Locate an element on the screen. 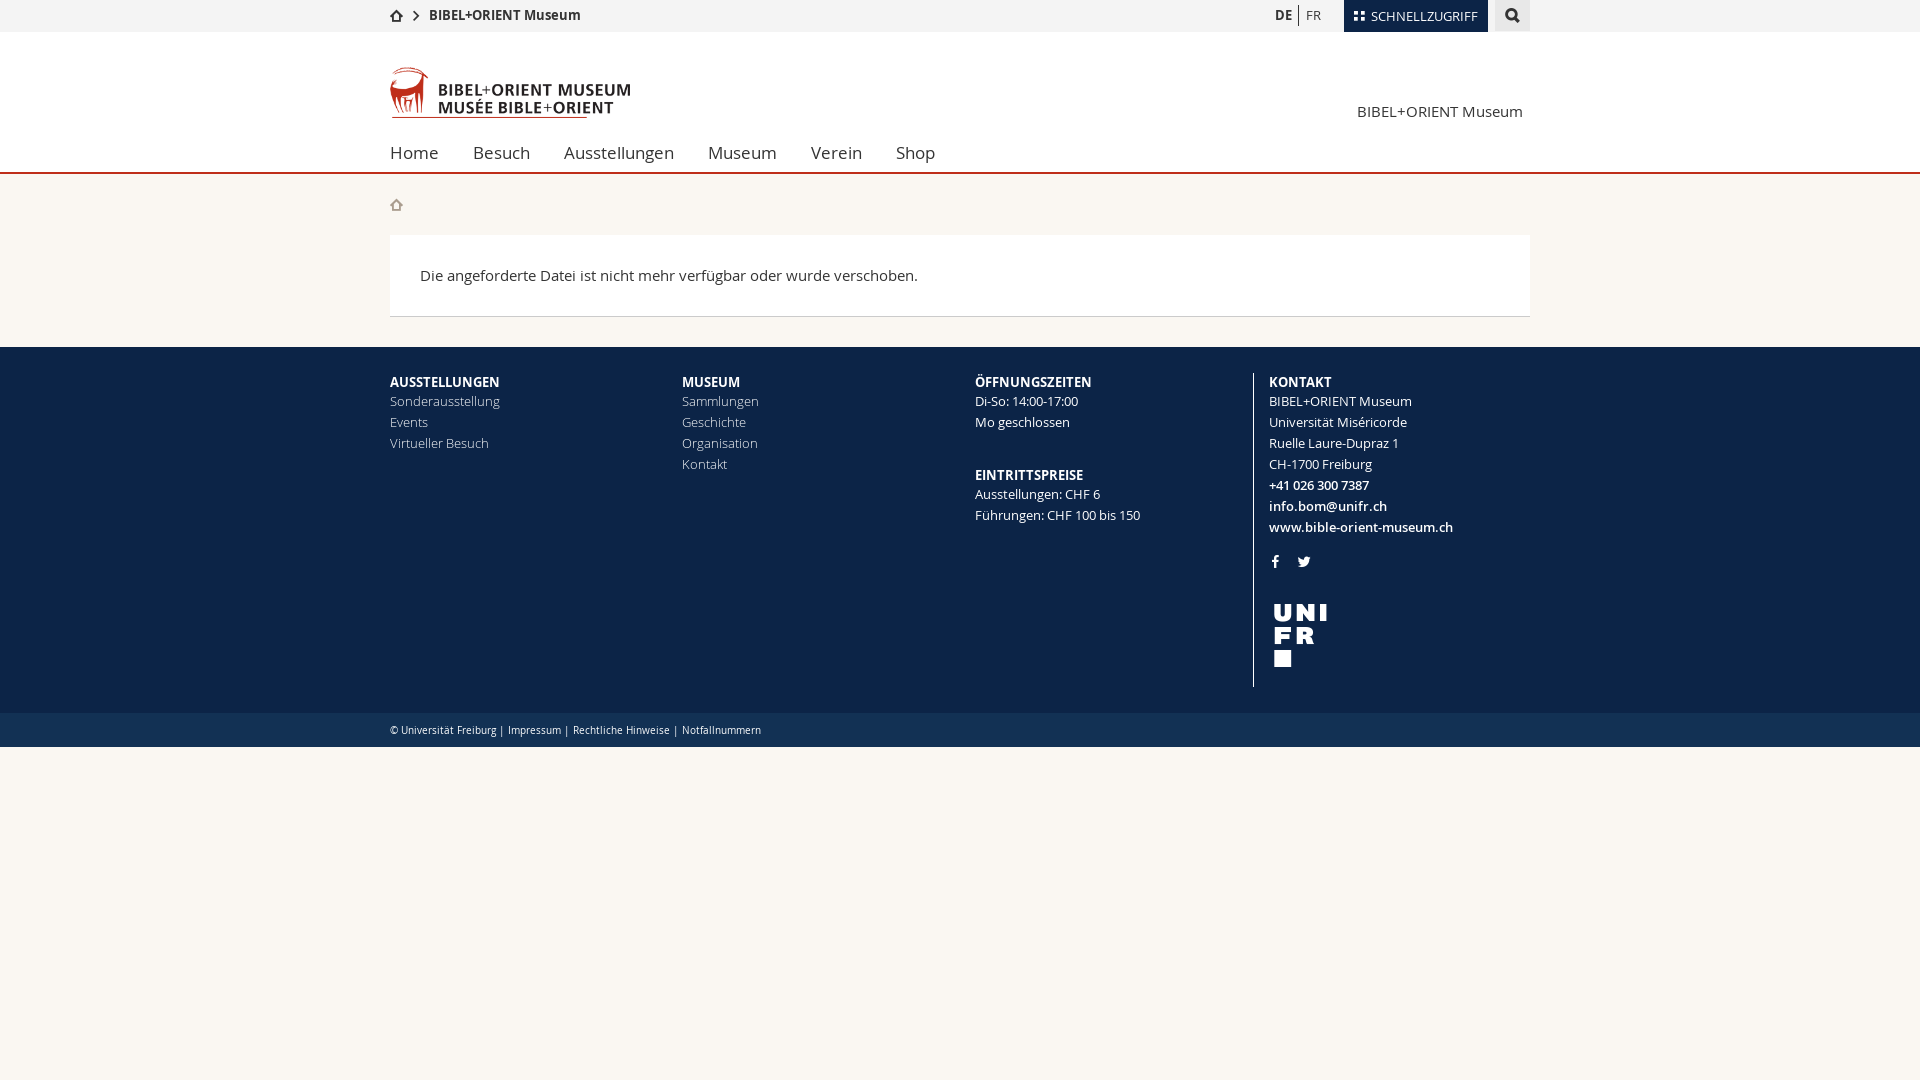  'Impressum' is located at coordinates (534, 730).